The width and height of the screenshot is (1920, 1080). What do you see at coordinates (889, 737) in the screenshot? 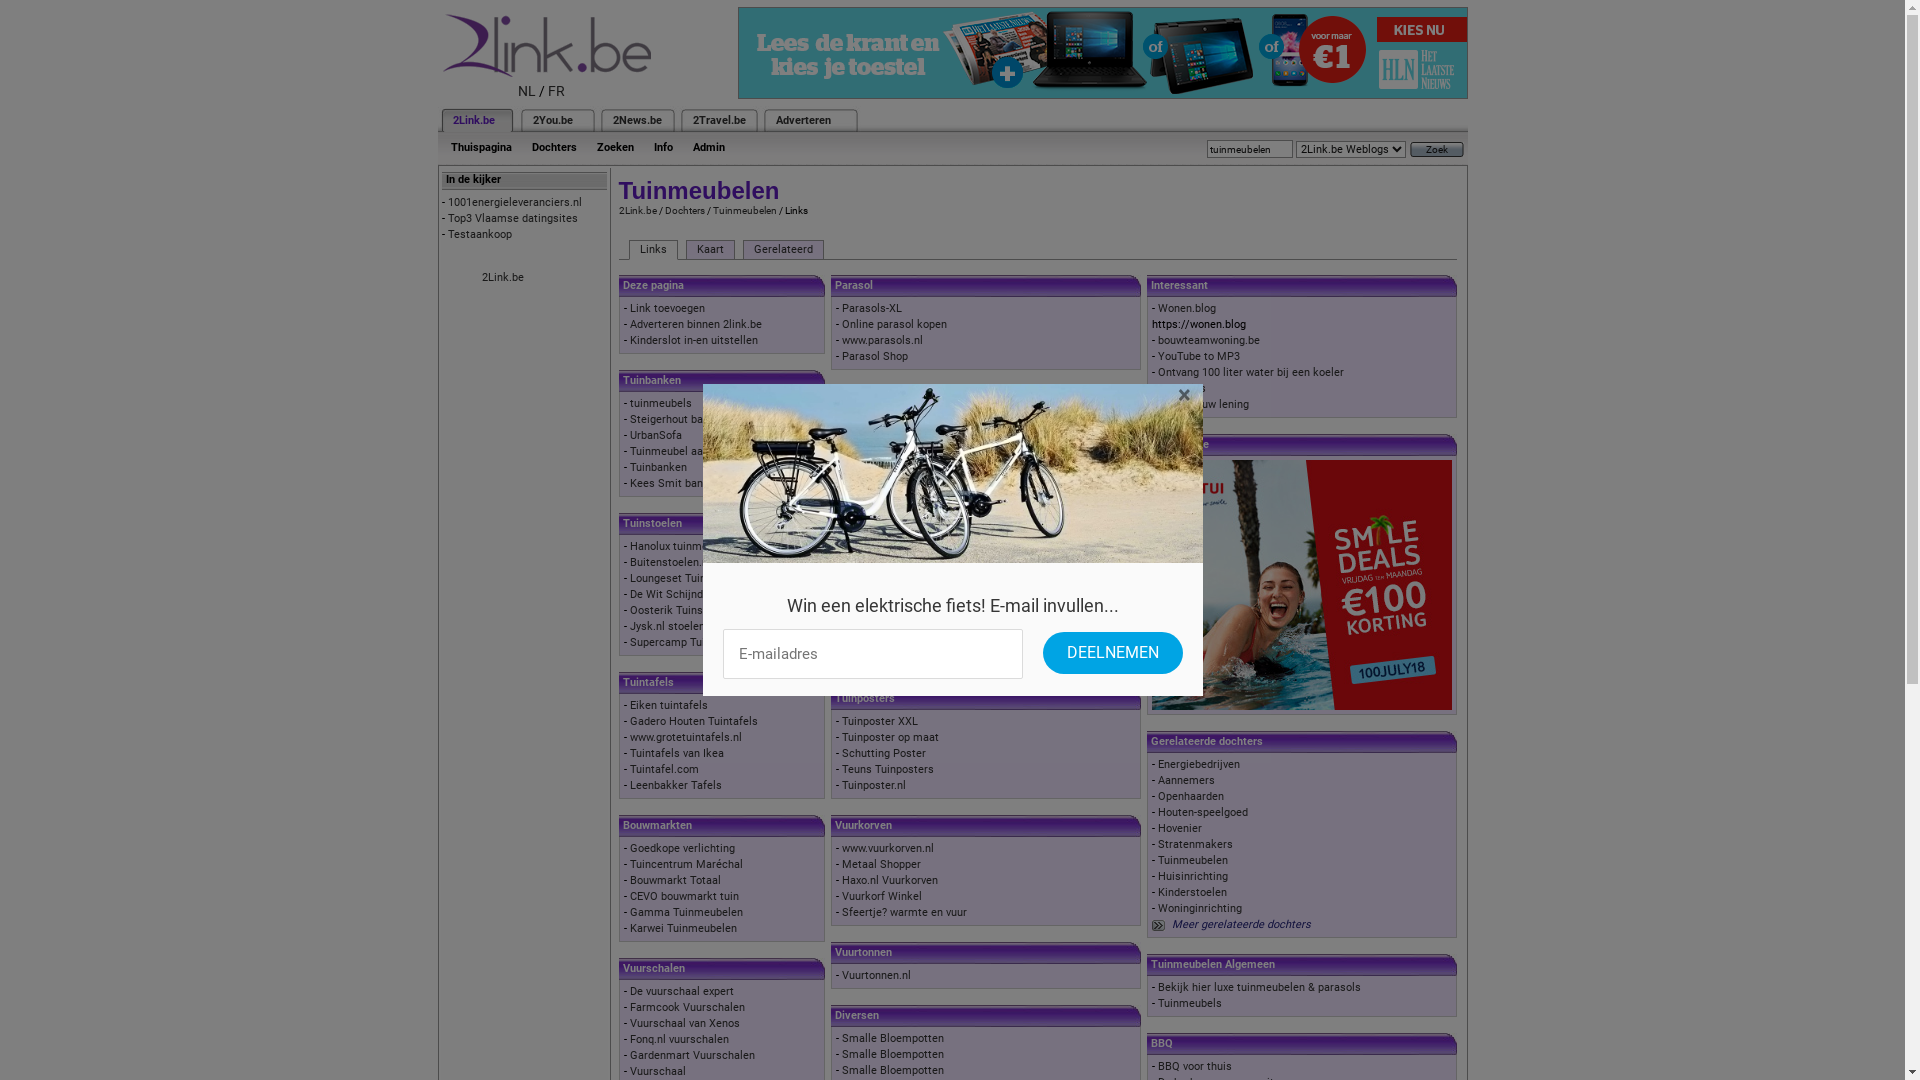
I see `'Tuinposter op maat'` at bounding box center [889, 737].